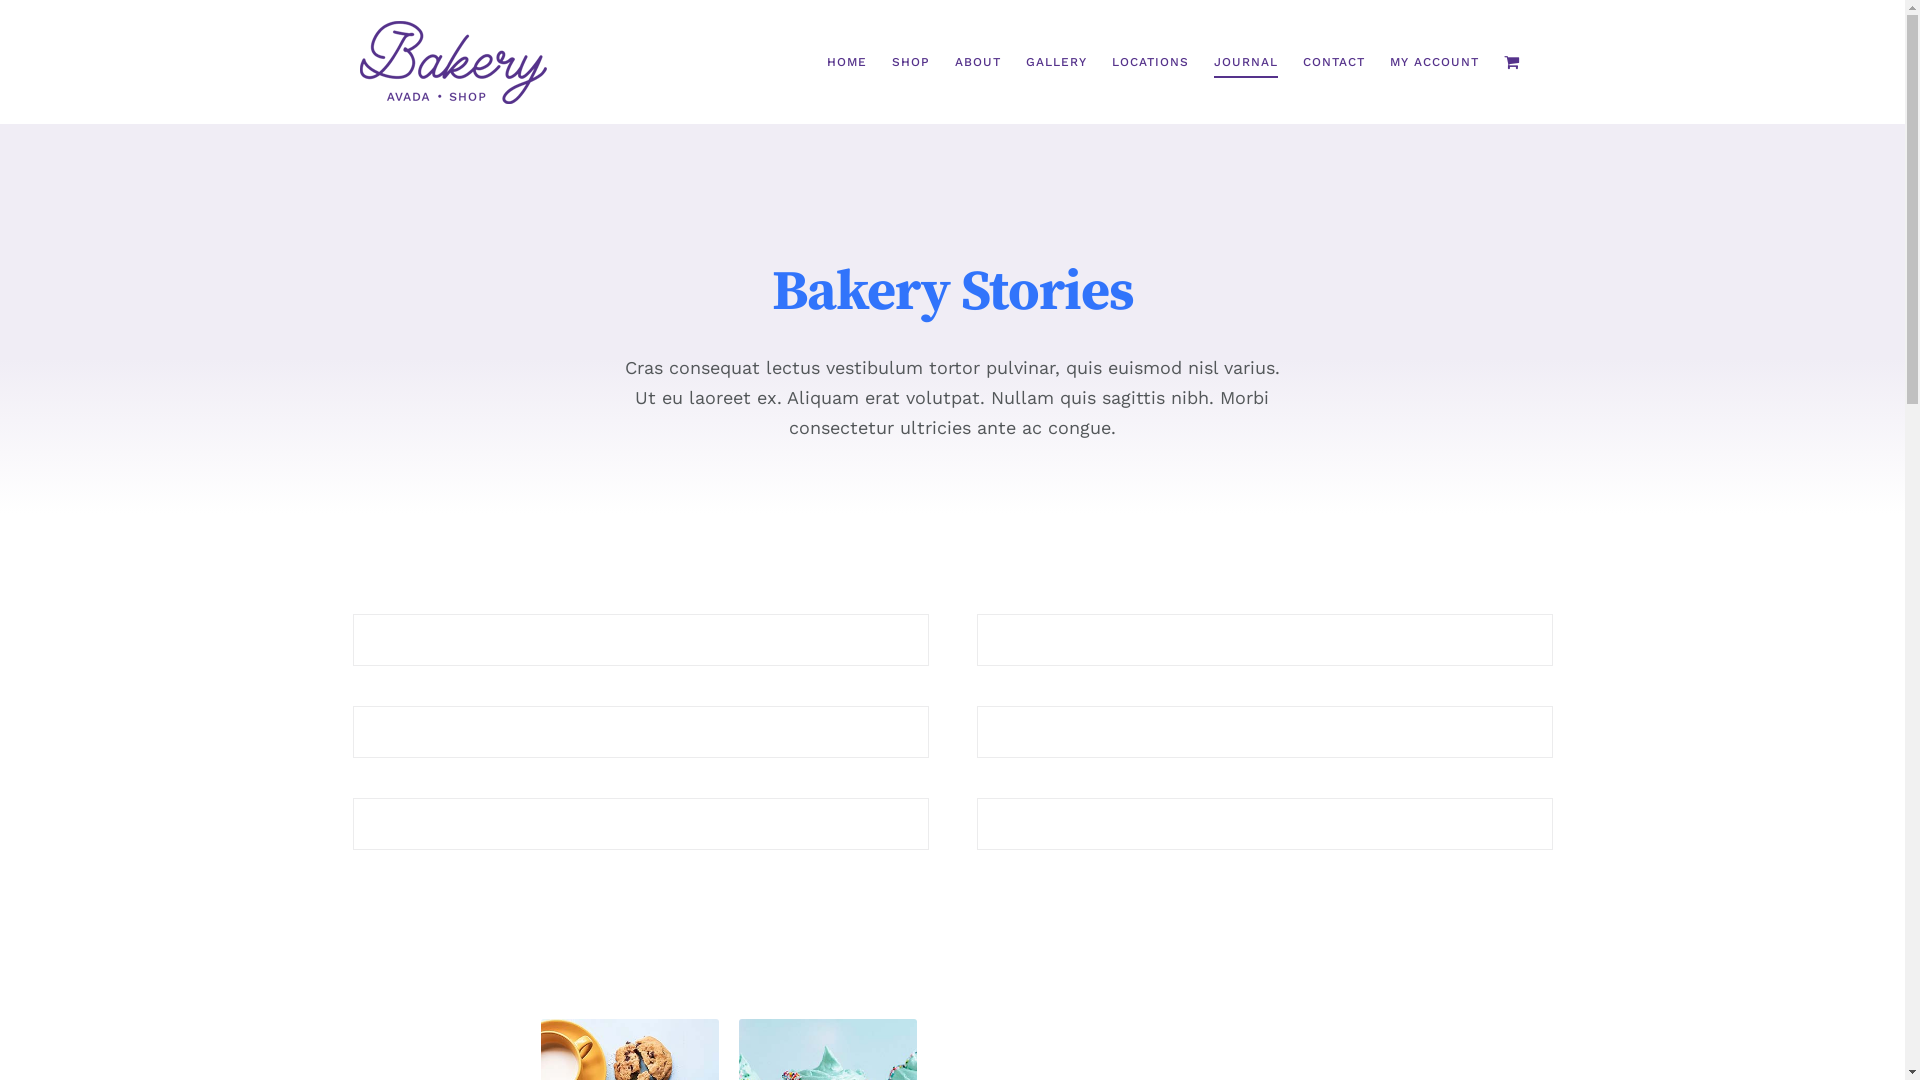  I want to click on 'MY ACCOUNT', so click(1433, 60).